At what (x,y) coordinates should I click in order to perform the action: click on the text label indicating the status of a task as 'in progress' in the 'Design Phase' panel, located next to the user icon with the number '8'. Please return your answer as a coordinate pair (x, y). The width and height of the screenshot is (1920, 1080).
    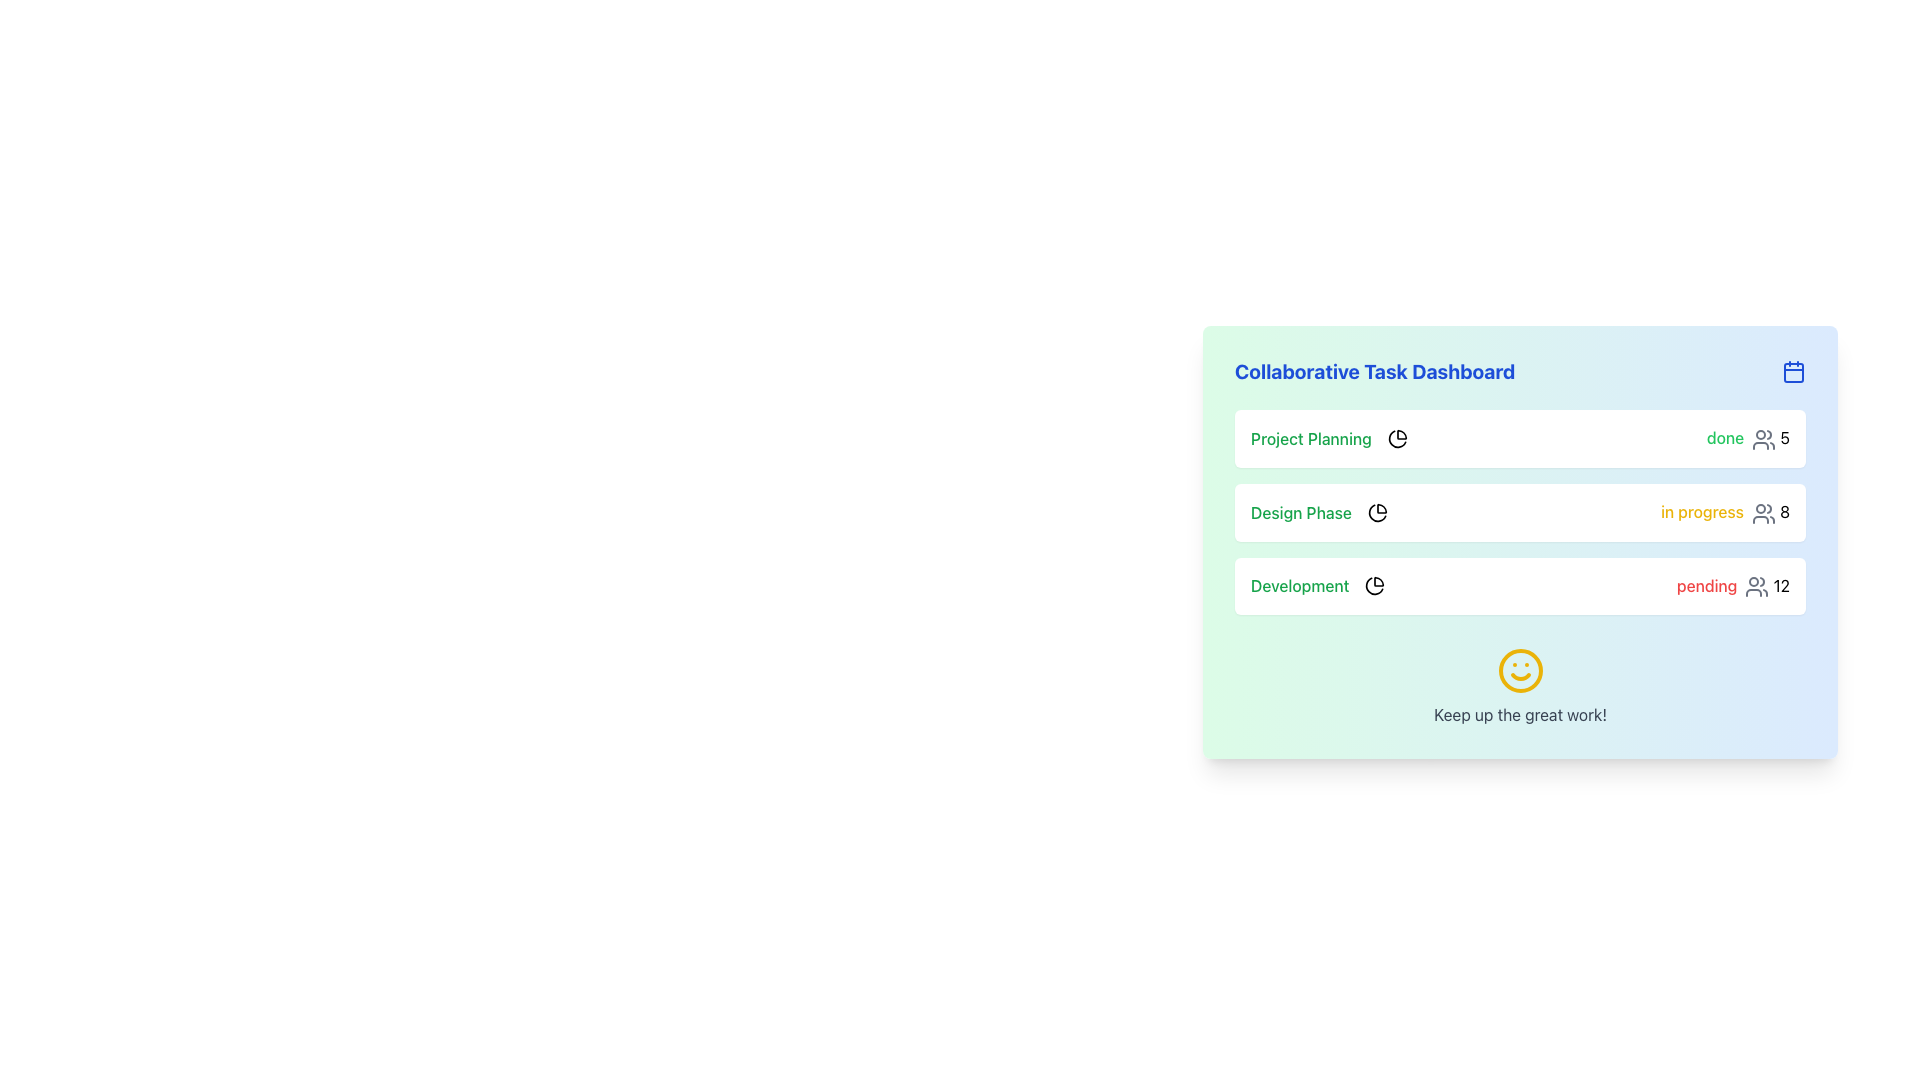
    Looking at the image, I should click on (1701, 510).